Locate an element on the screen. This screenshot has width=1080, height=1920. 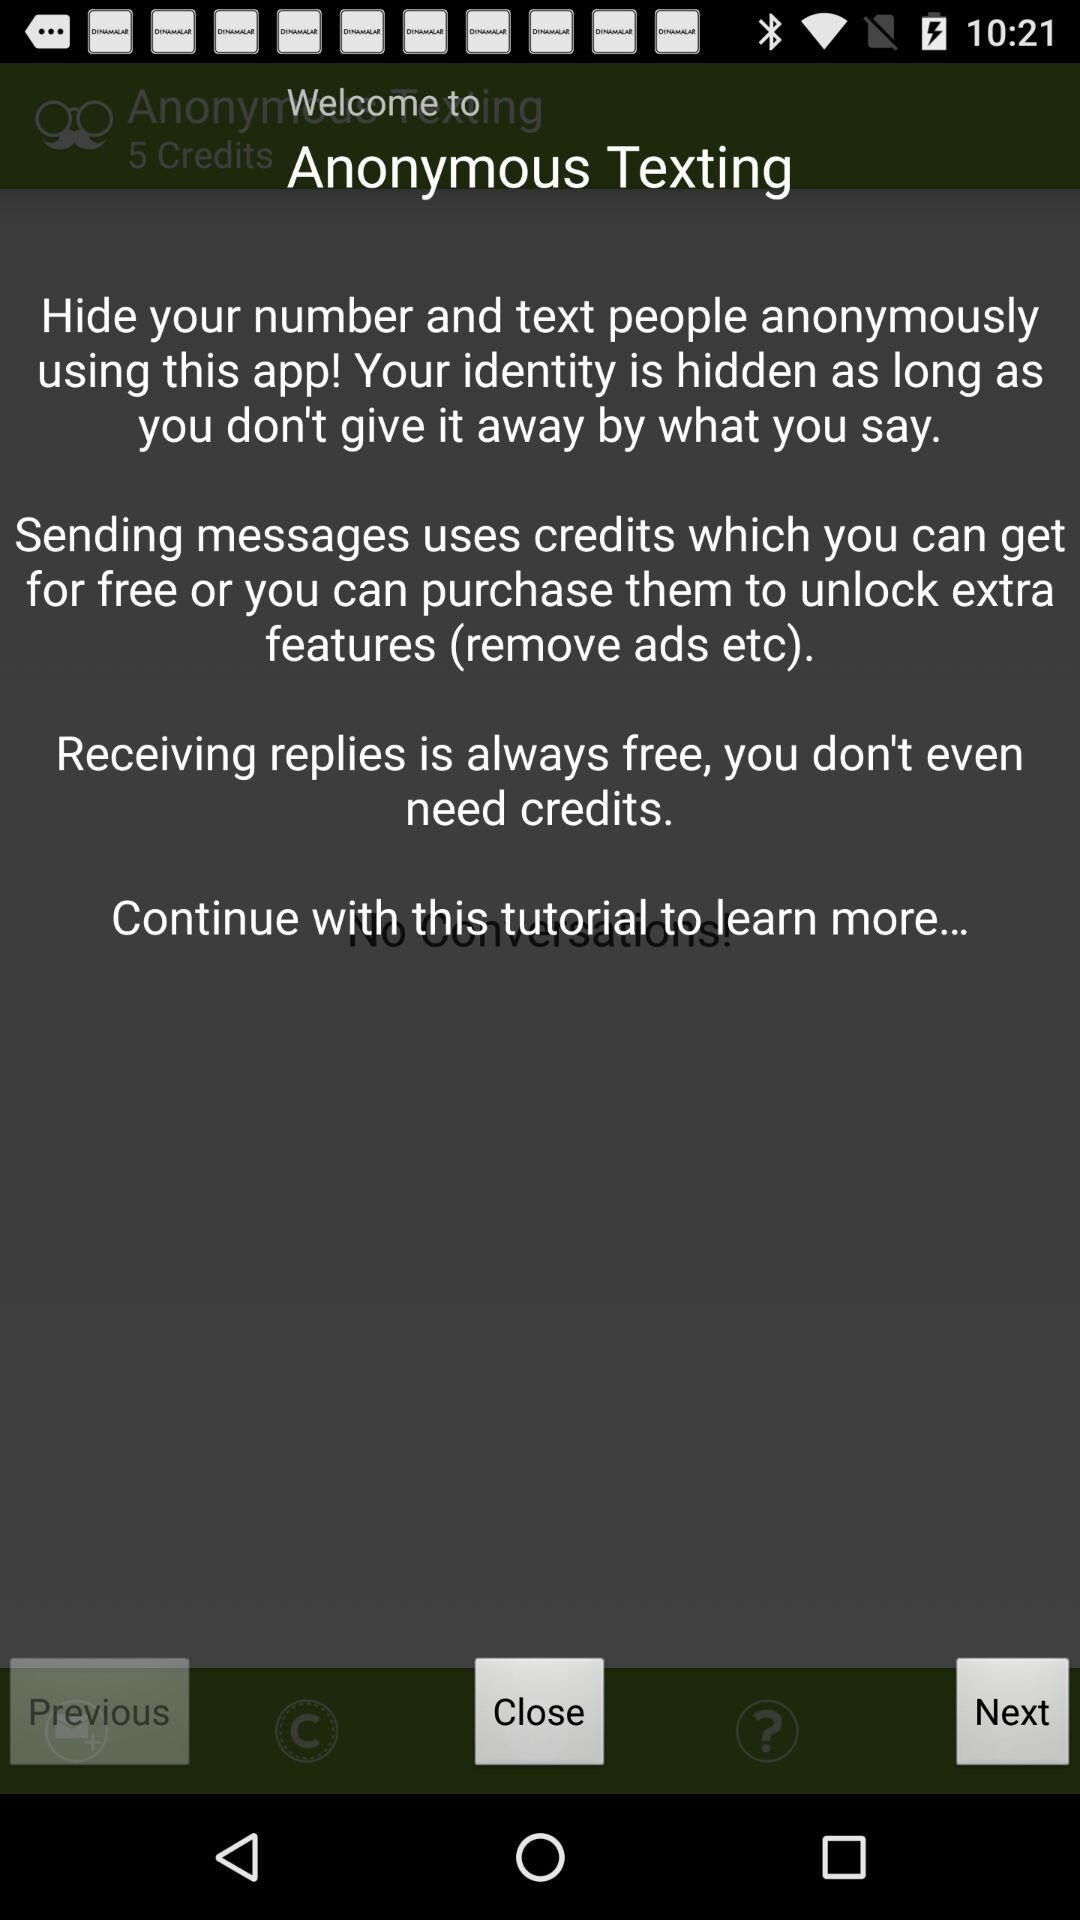
the icon to the left of next button is located at coordinates (540, 1716).